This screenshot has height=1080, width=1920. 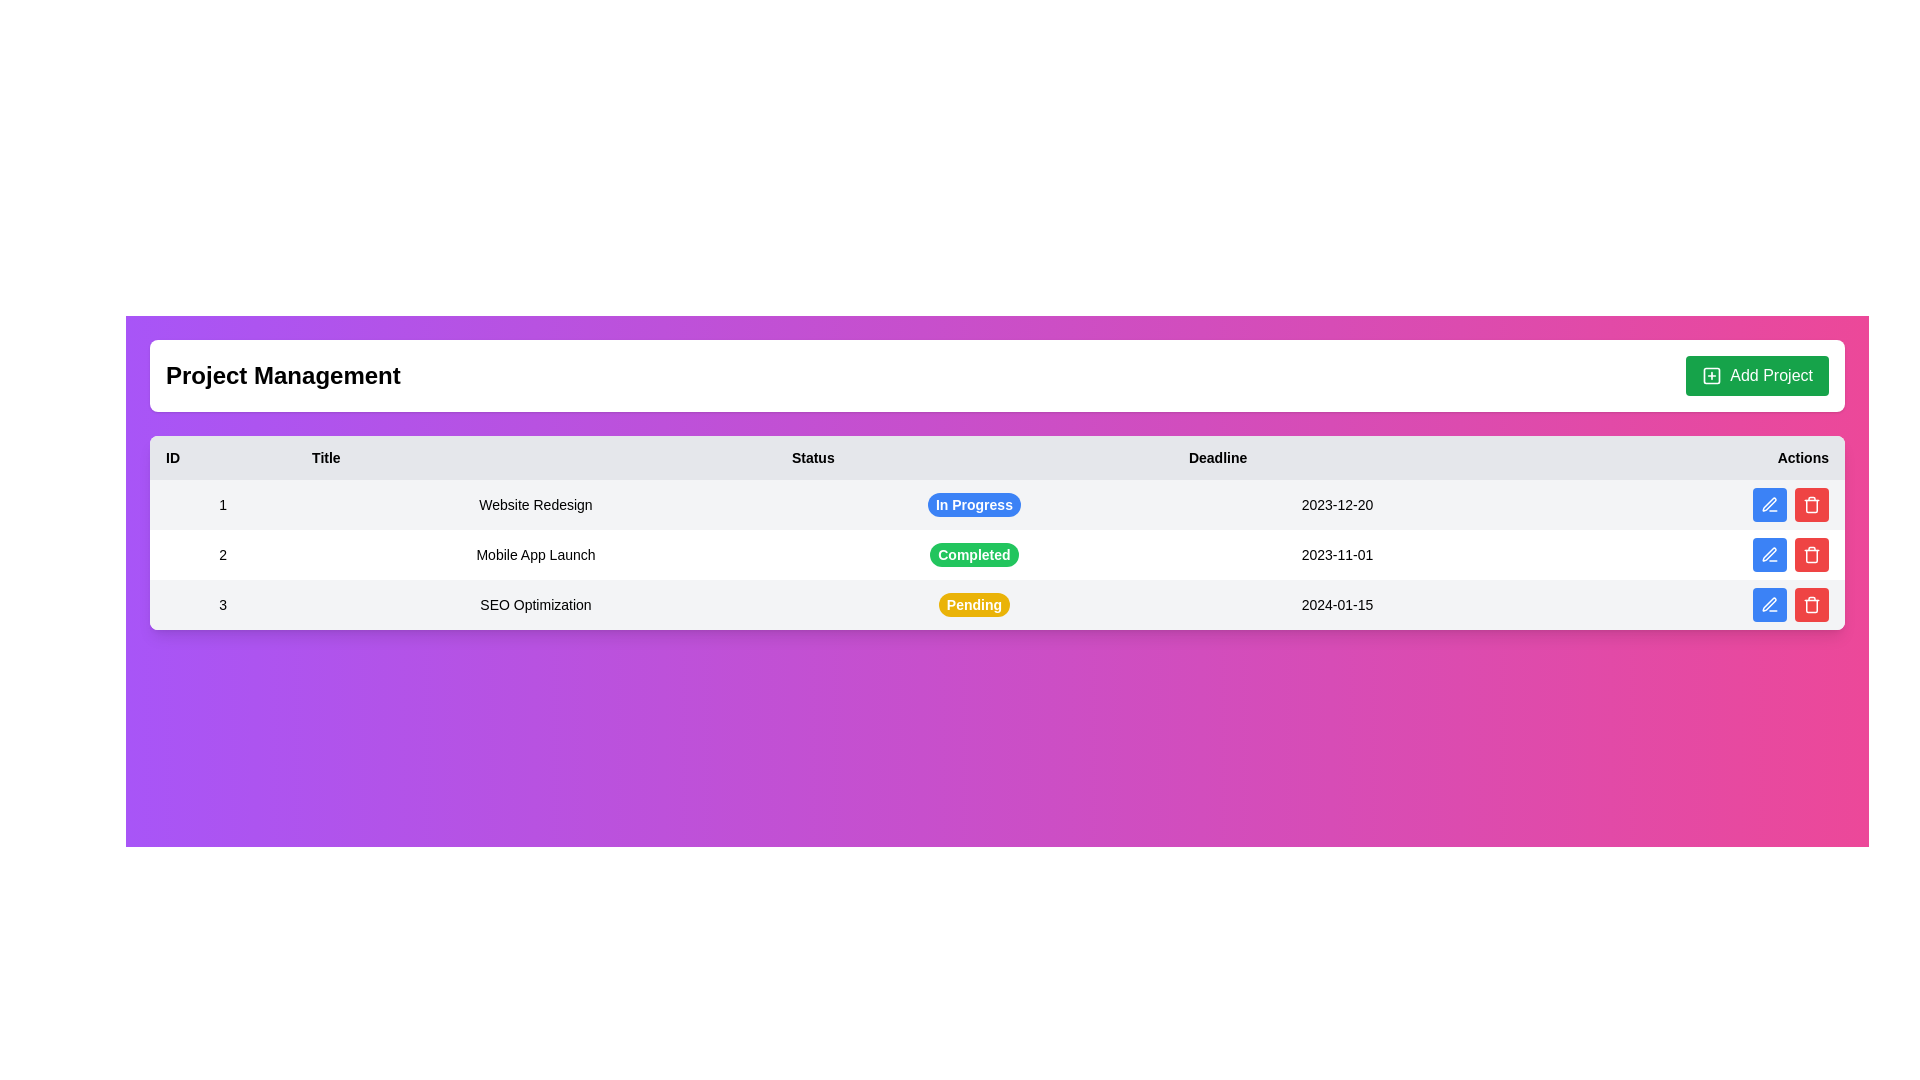 What do you see at coordinates (974, 555) in the screenshot?
I see `the 'Completed' status badge located in the second row of the project list table under the 'Status' column, positioned between 'Mobile App Launch' and the deadline date '2023-11-01'` at bounding box center [974, 555].